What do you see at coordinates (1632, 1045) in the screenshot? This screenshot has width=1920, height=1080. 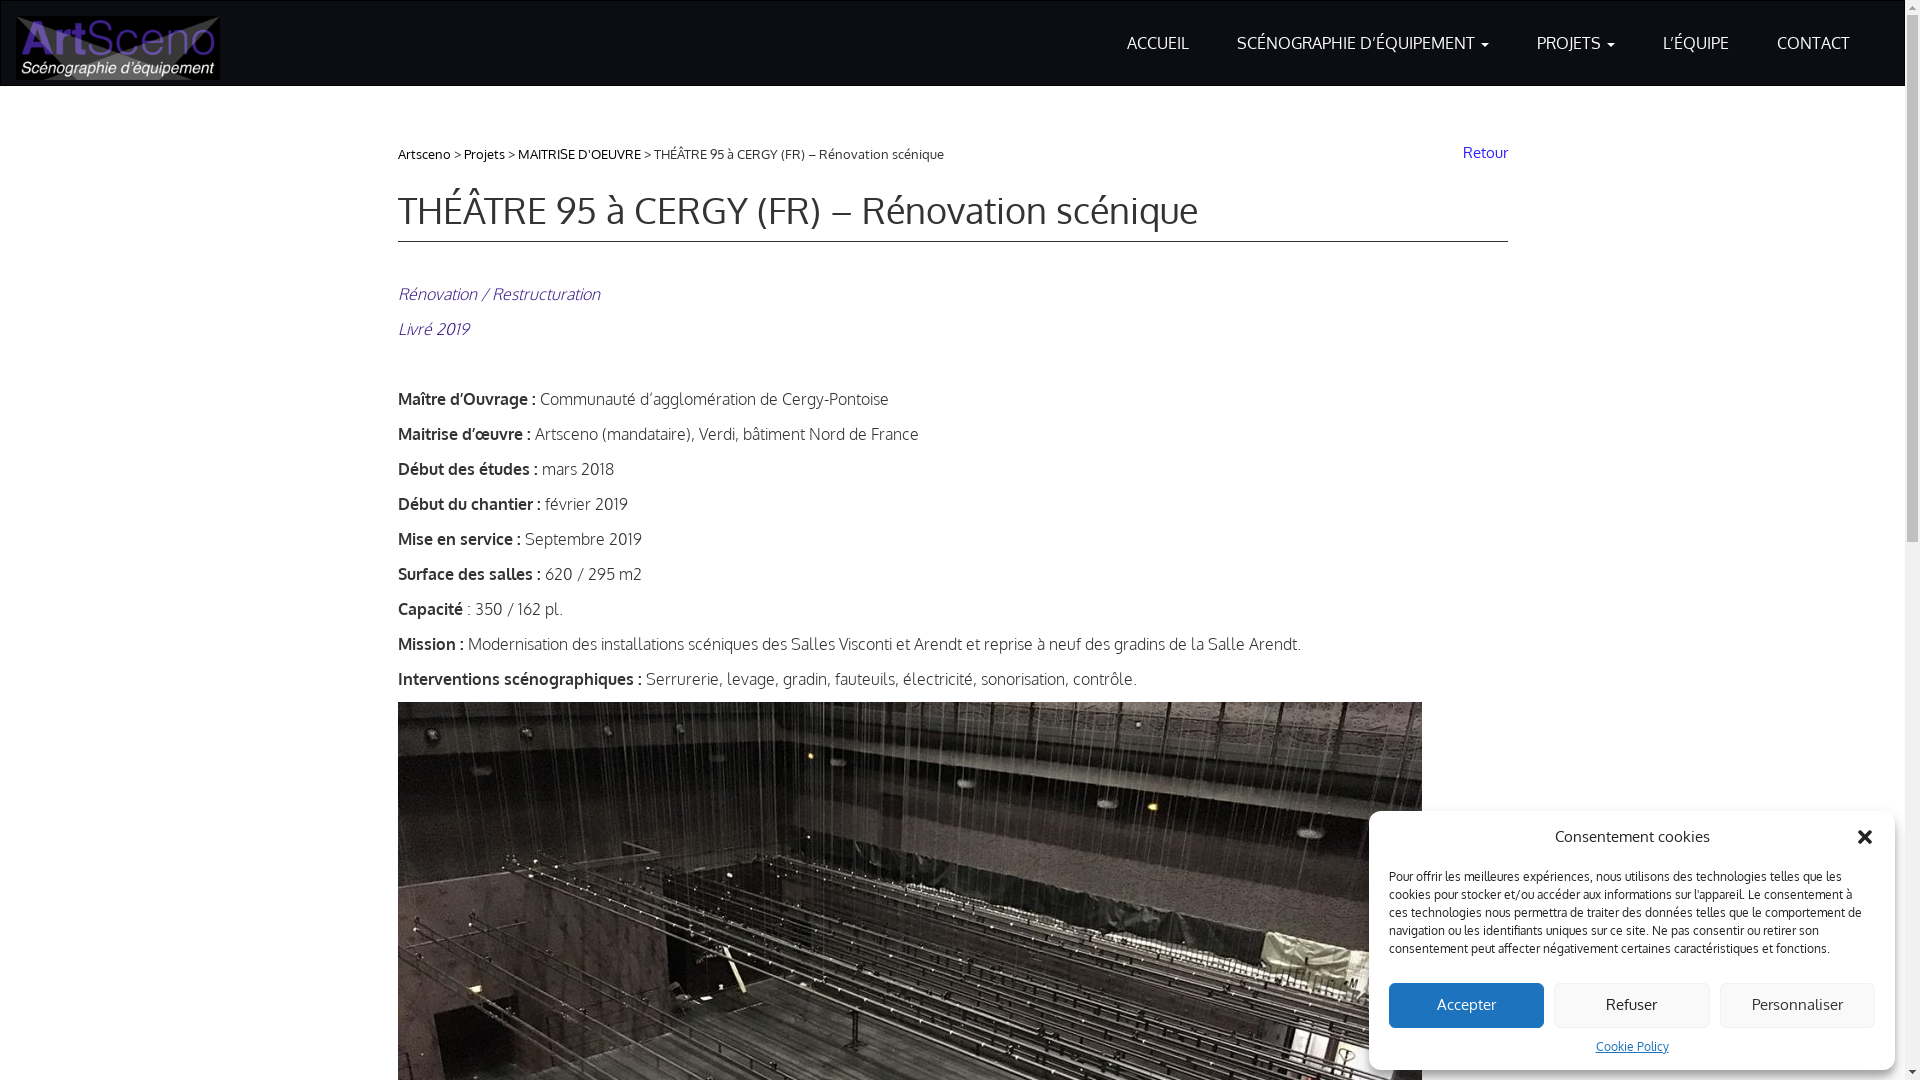 I see `'Cookie Policy'` at bounding box center [1632, 1045].